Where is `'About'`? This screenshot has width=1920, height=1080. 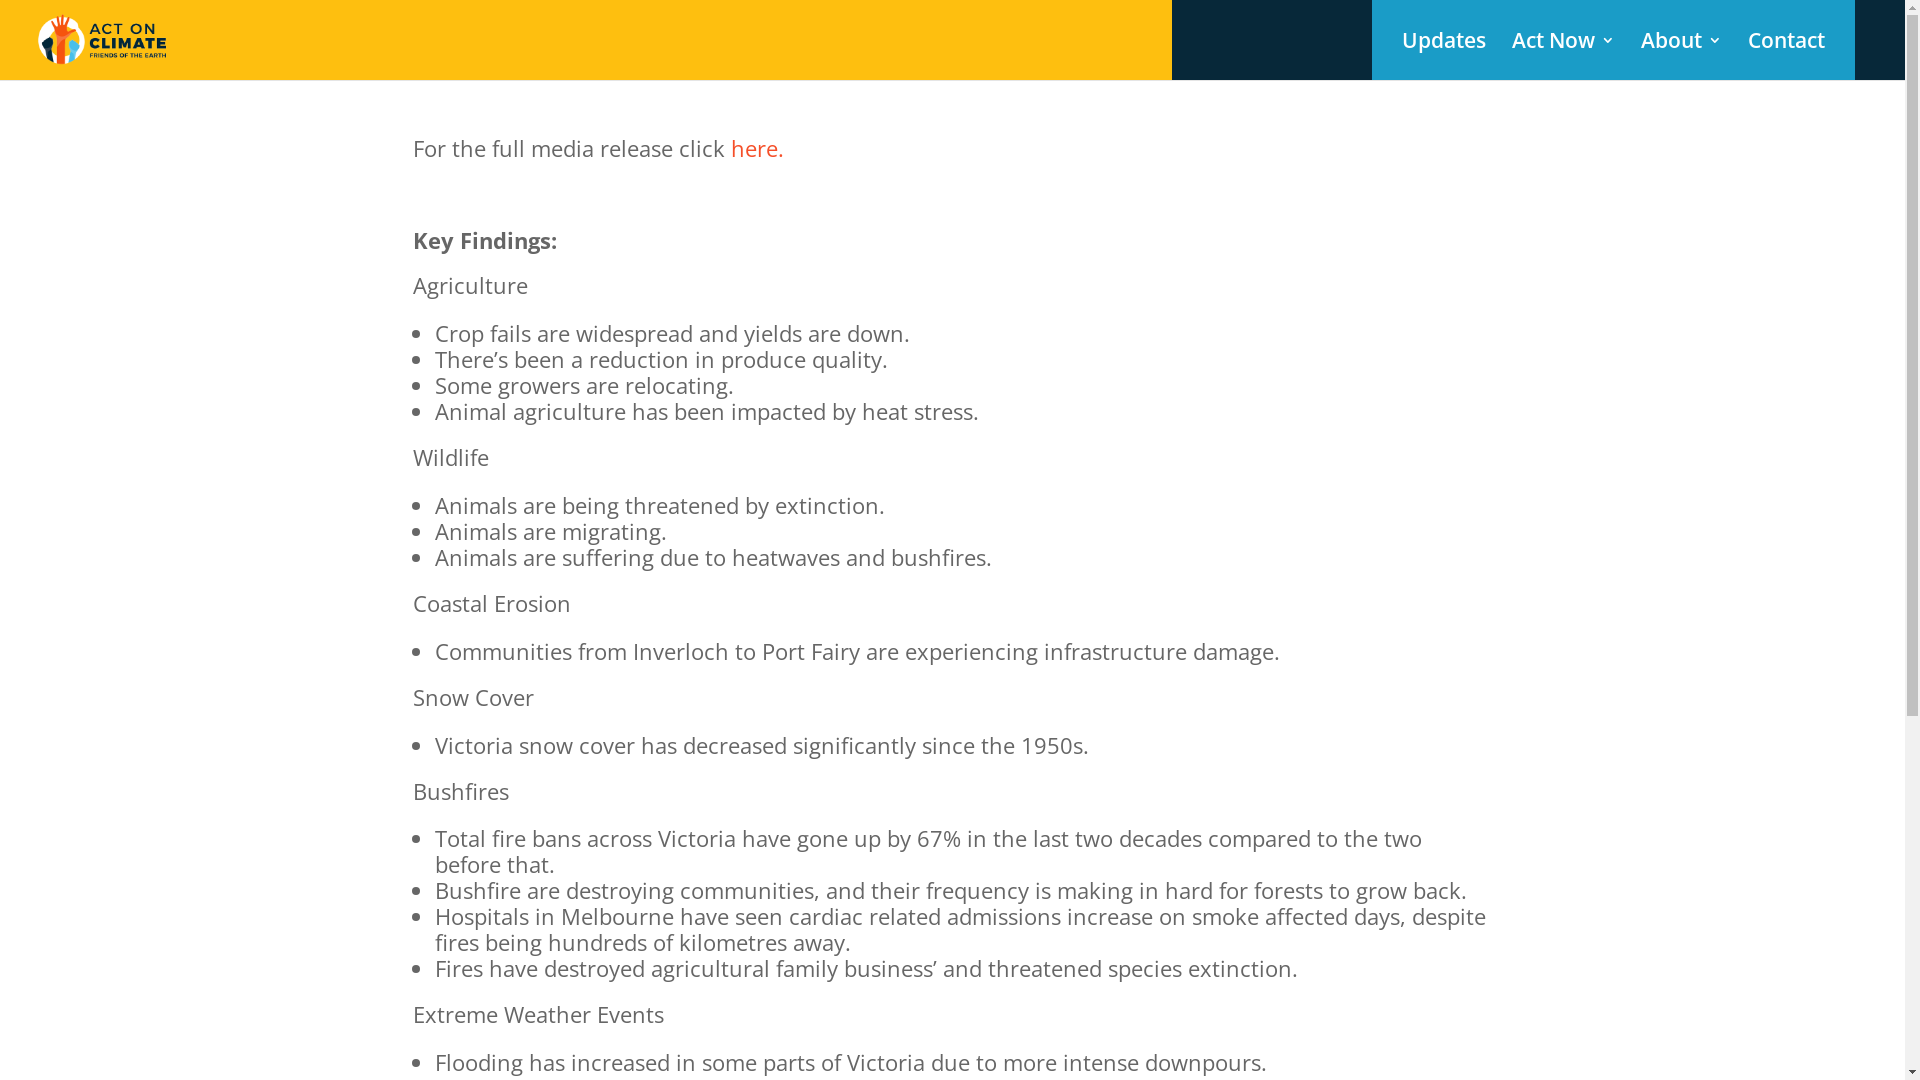
'About' is located at coordinates (1680, 55).